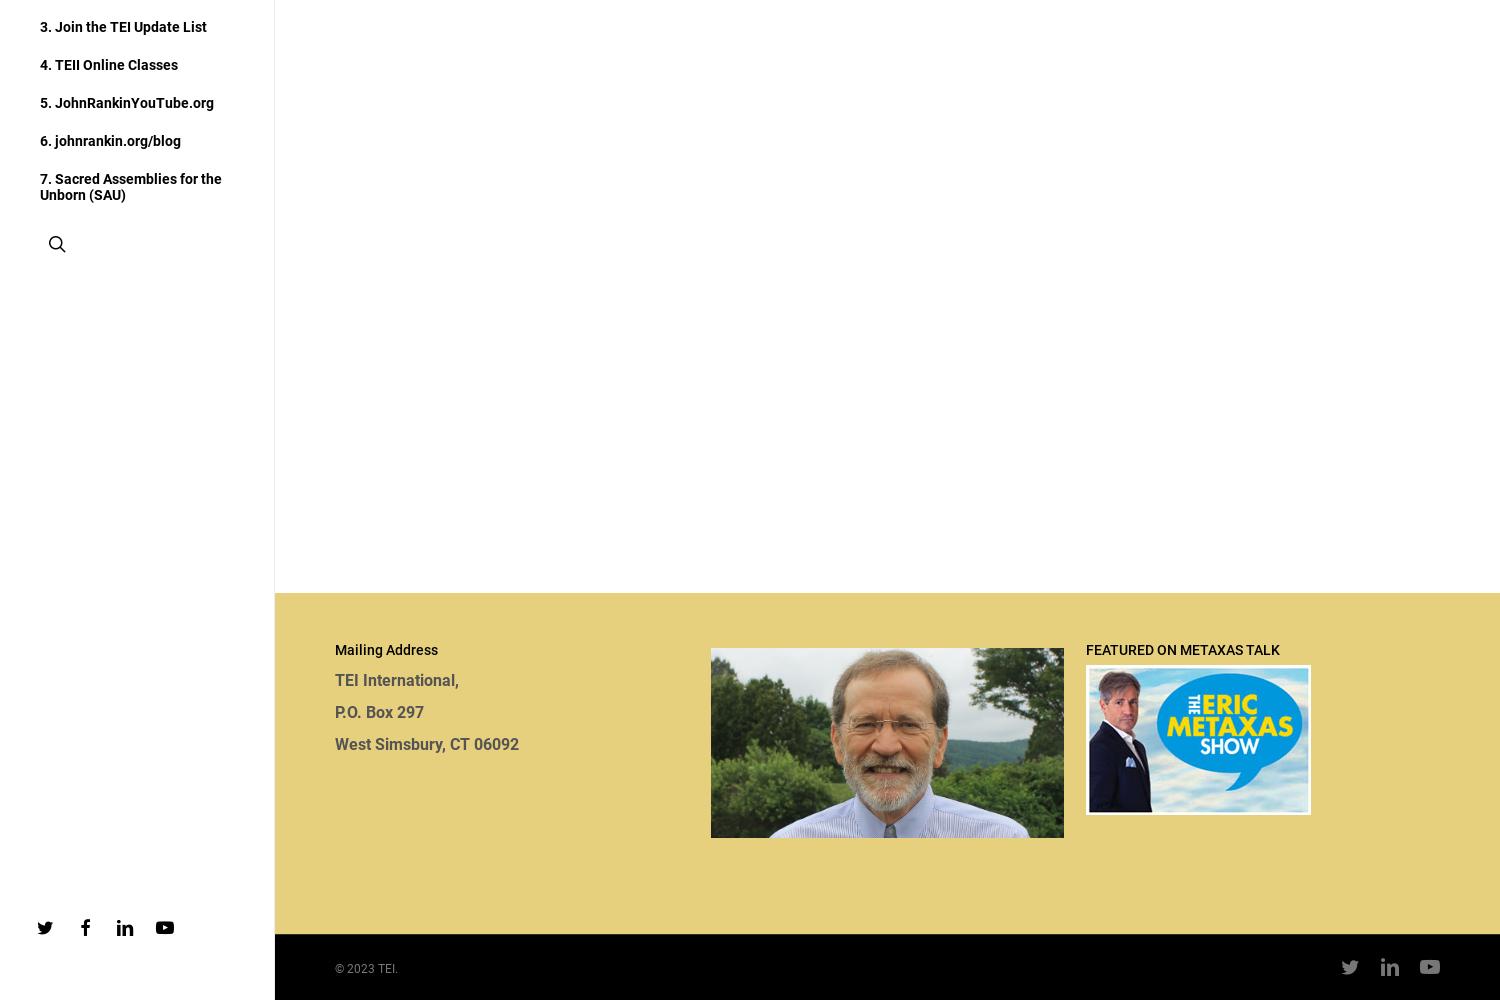 The width and height of the screenshot is (1500, 1000). Describe the element at coordinates (130, 187) in the screenshot. I see `'7. Sacred Assemblies for the Unborn (SAU)'` at that location.